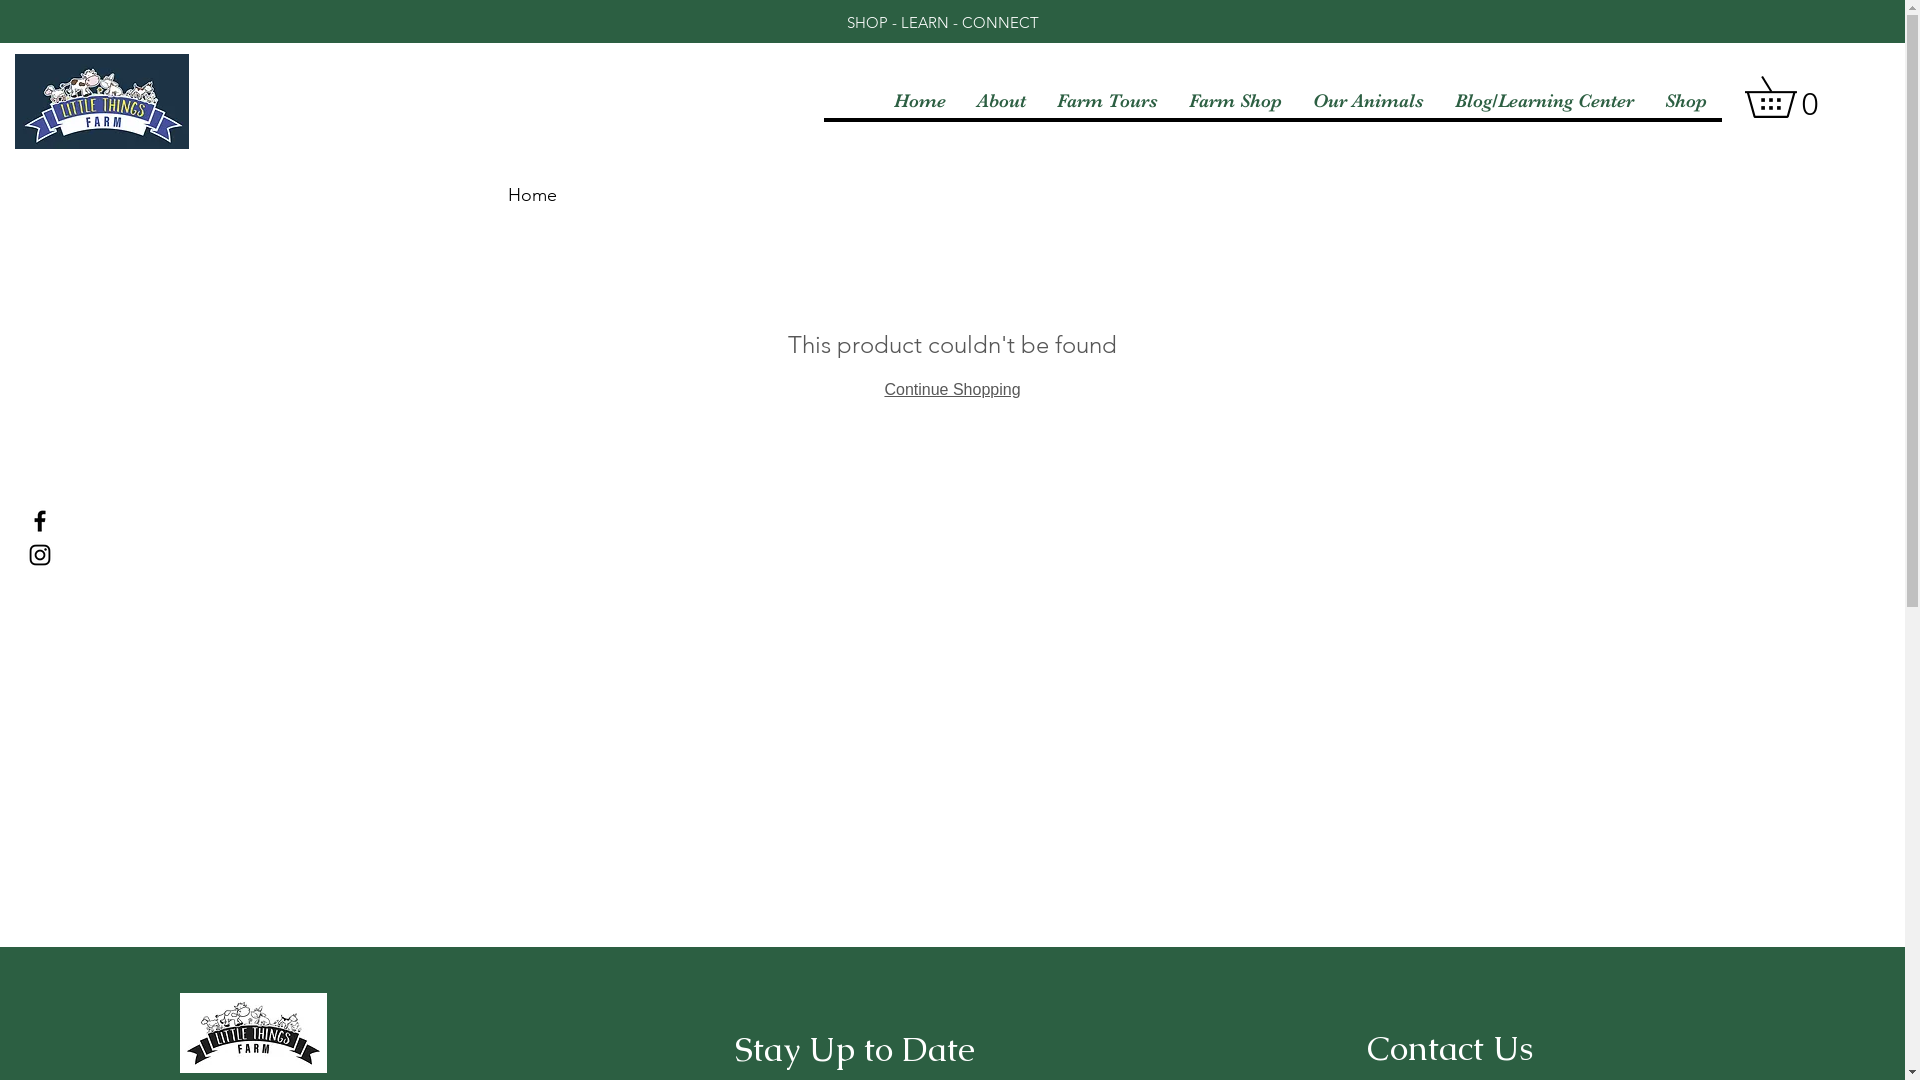  What do you see at coordinates (1367, 100) in the screenshot?
I see `'Our Animals'` at bounding box center [1367, 100].